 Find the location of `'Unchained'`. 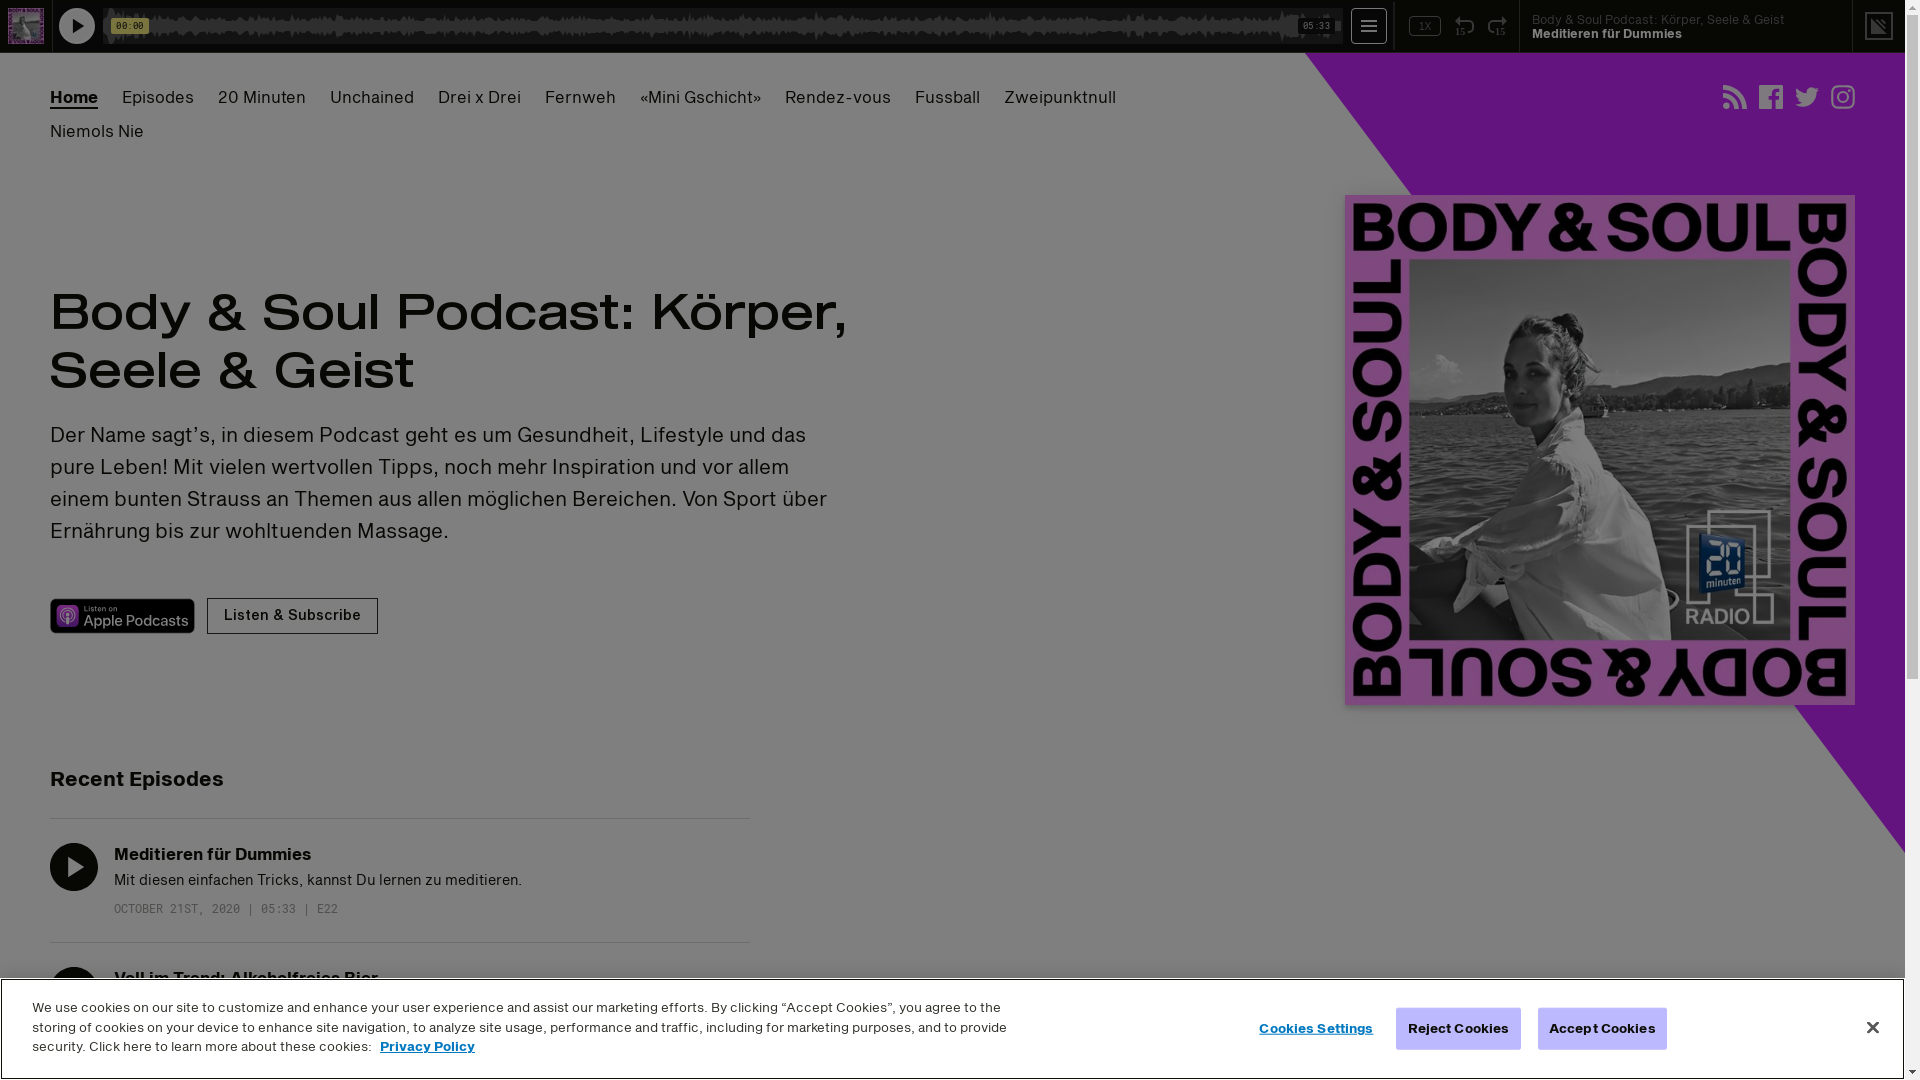

'Unchained' is located at coordinates (372, 96).